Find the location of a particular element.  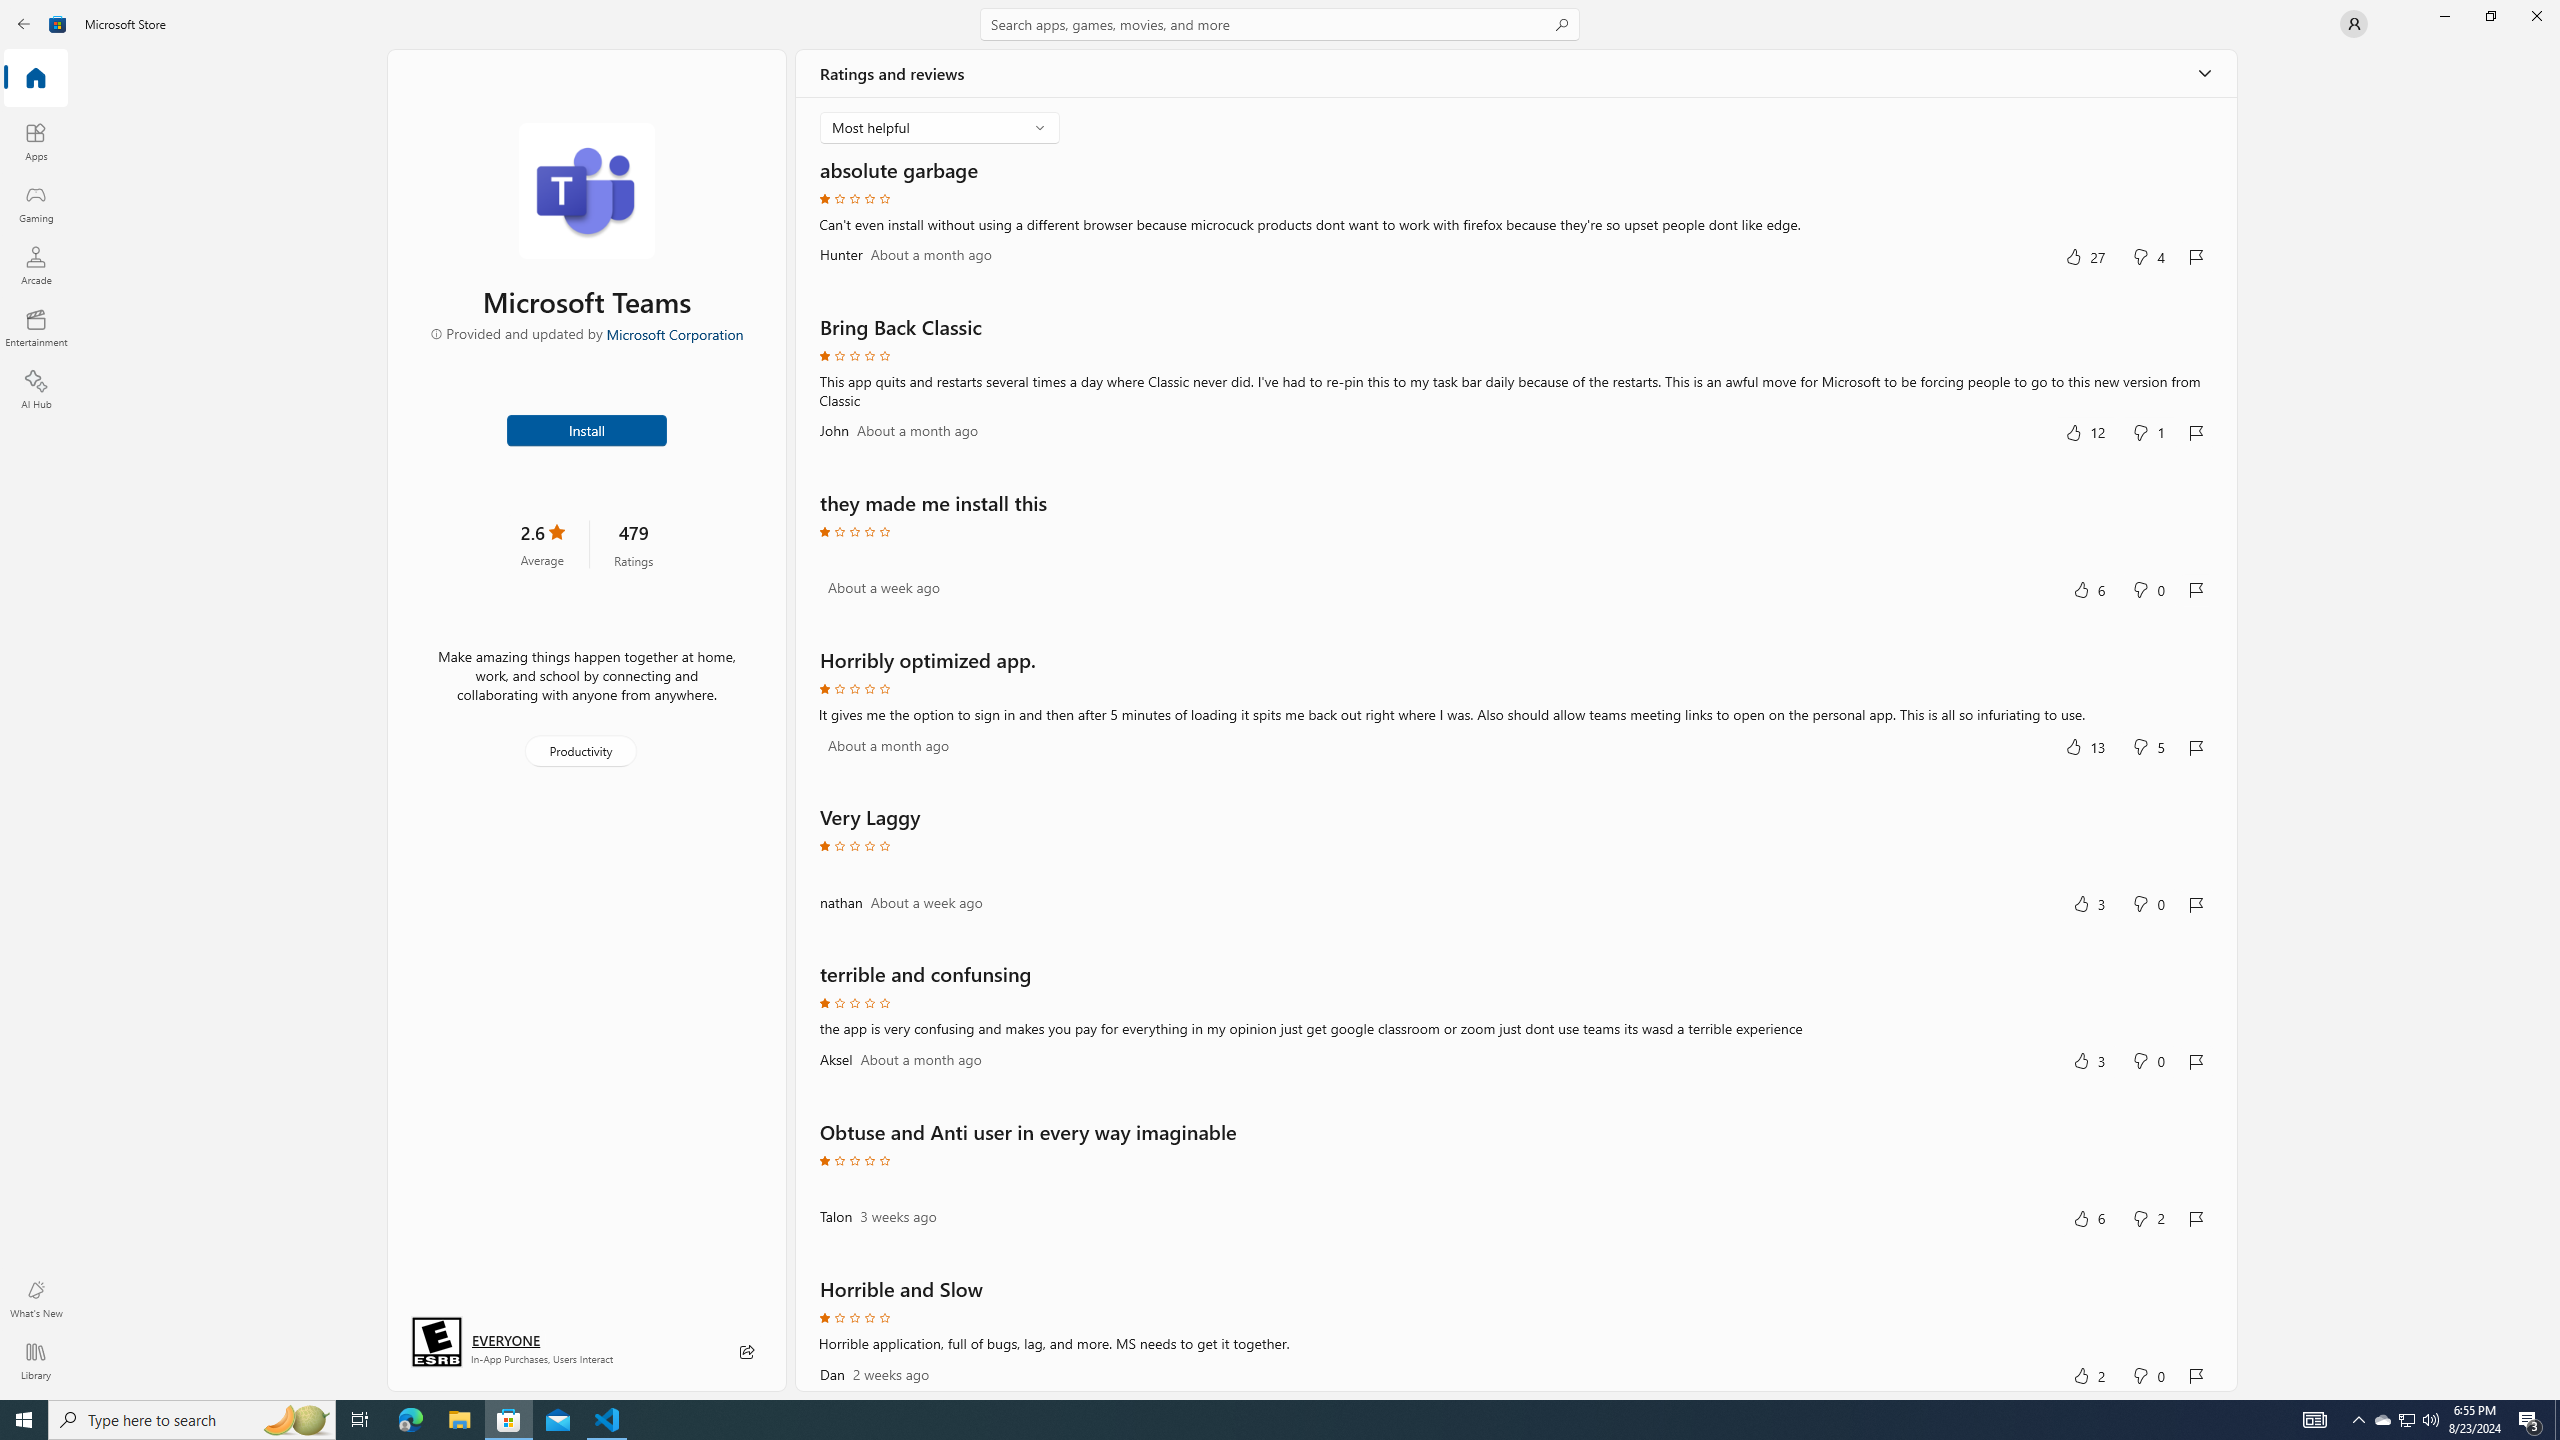

'Productivity' is located at coordinates (578, 750).